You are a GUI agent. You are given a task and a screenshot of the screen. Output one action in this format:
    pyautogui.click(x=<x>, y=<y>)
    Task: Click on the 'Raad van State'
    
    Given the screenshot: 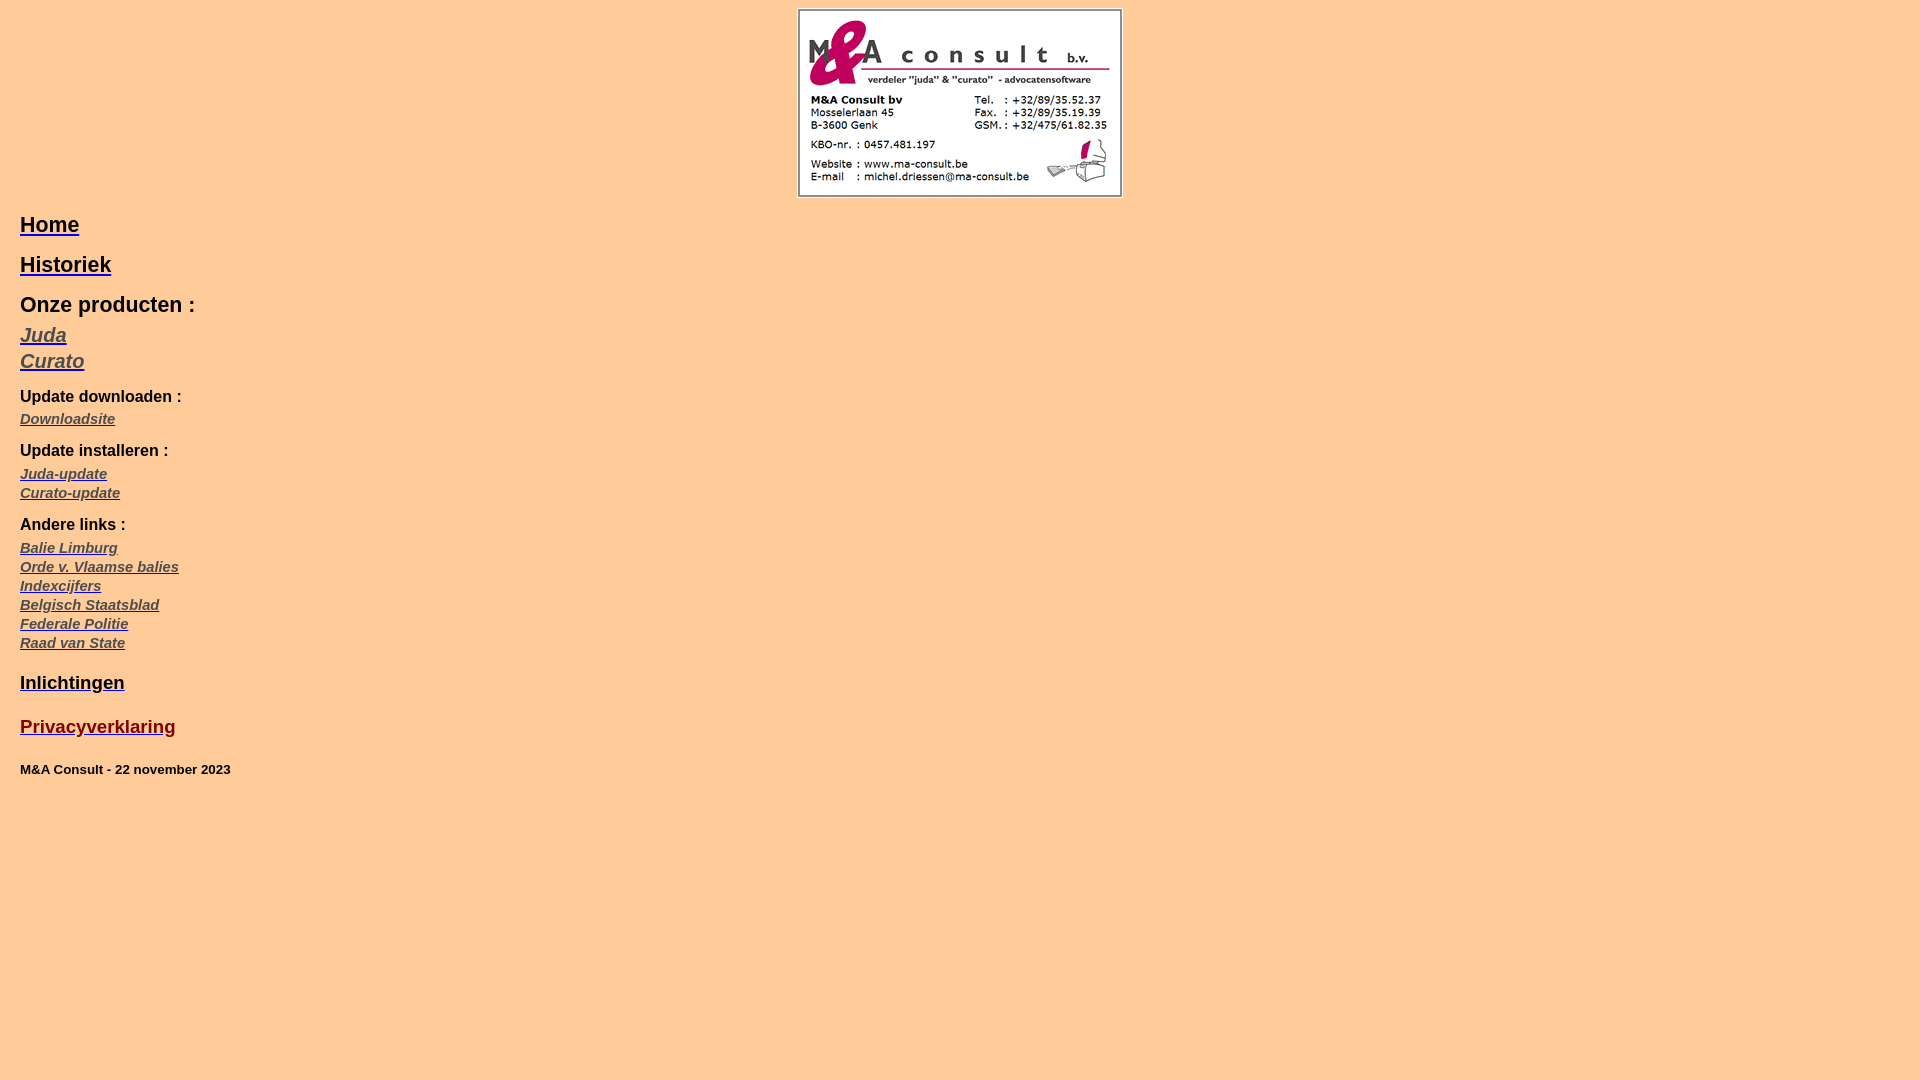 What is the action you would take?
    pyautogui.click(x=72, y=643)
    